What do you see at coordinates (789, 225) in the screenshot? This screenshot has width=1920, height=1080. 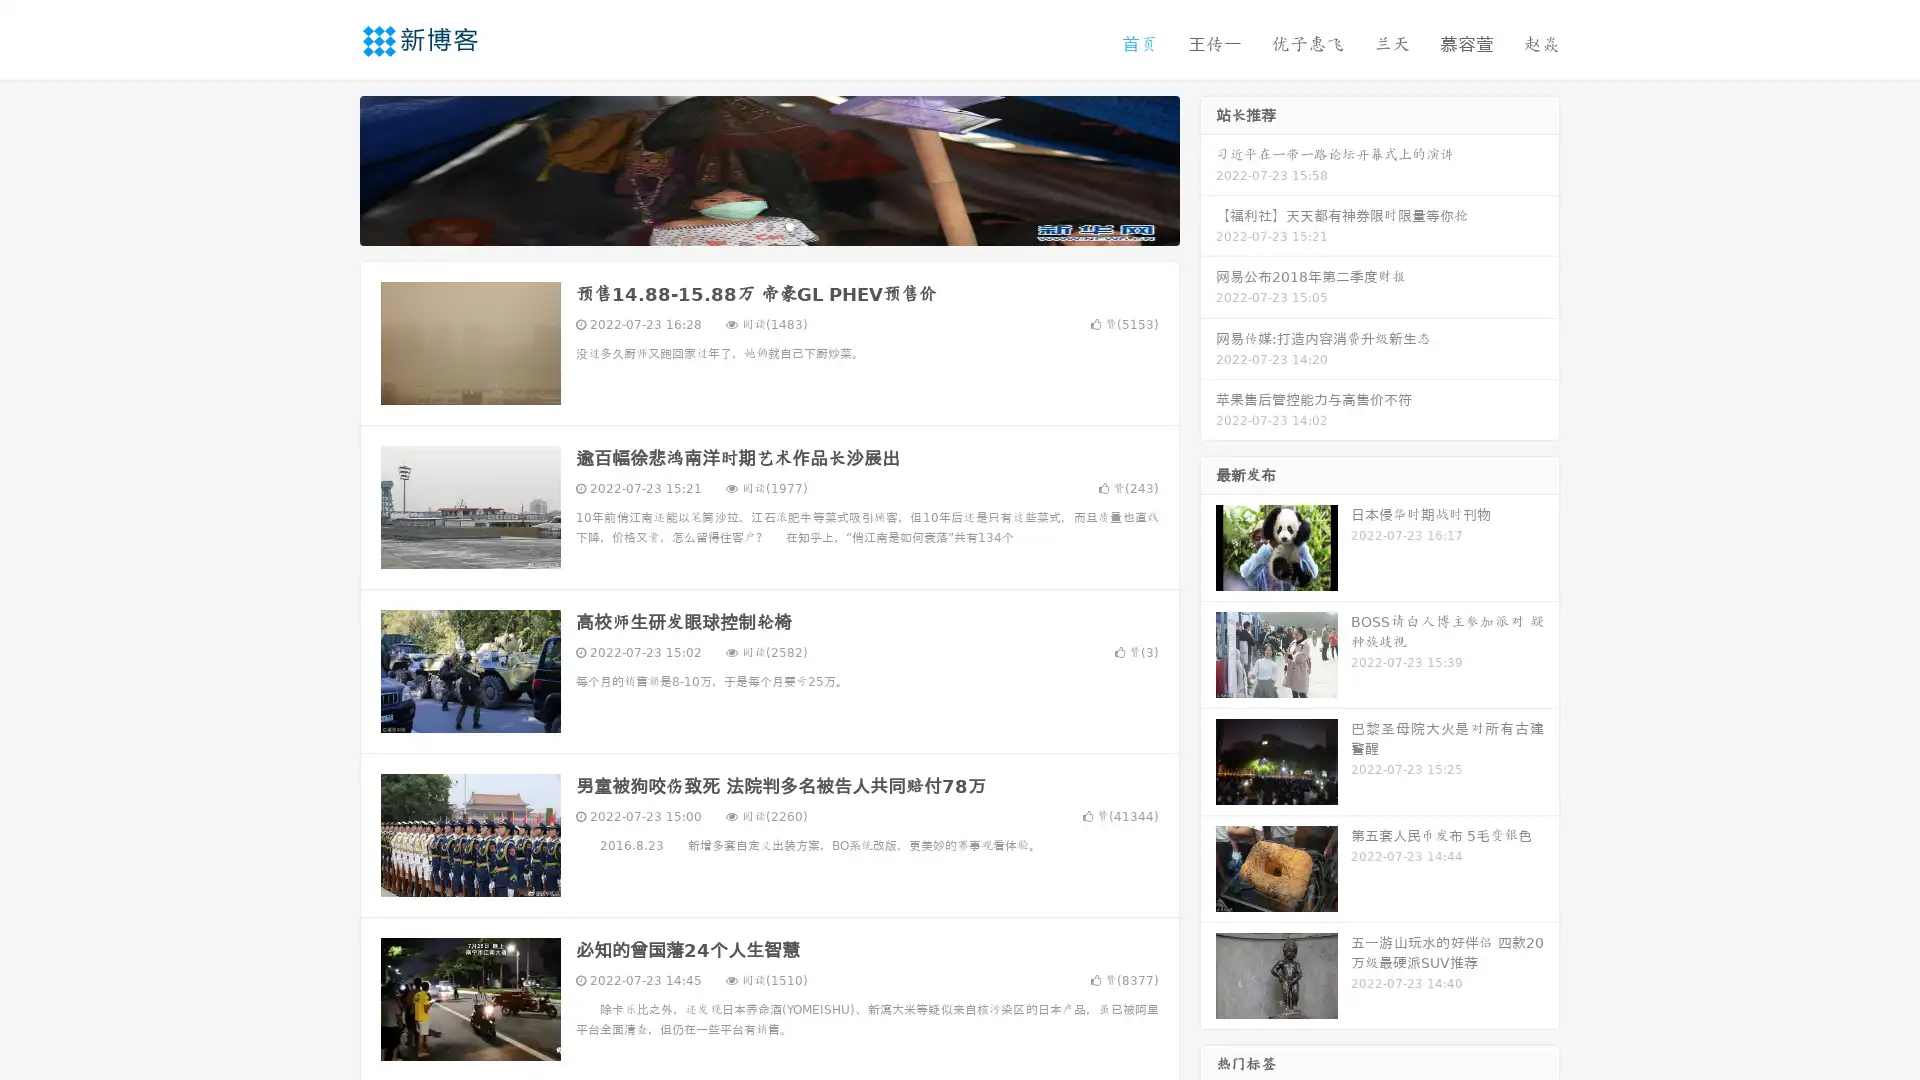 I see `Go to slide 3` at bounding box center [789, 225].